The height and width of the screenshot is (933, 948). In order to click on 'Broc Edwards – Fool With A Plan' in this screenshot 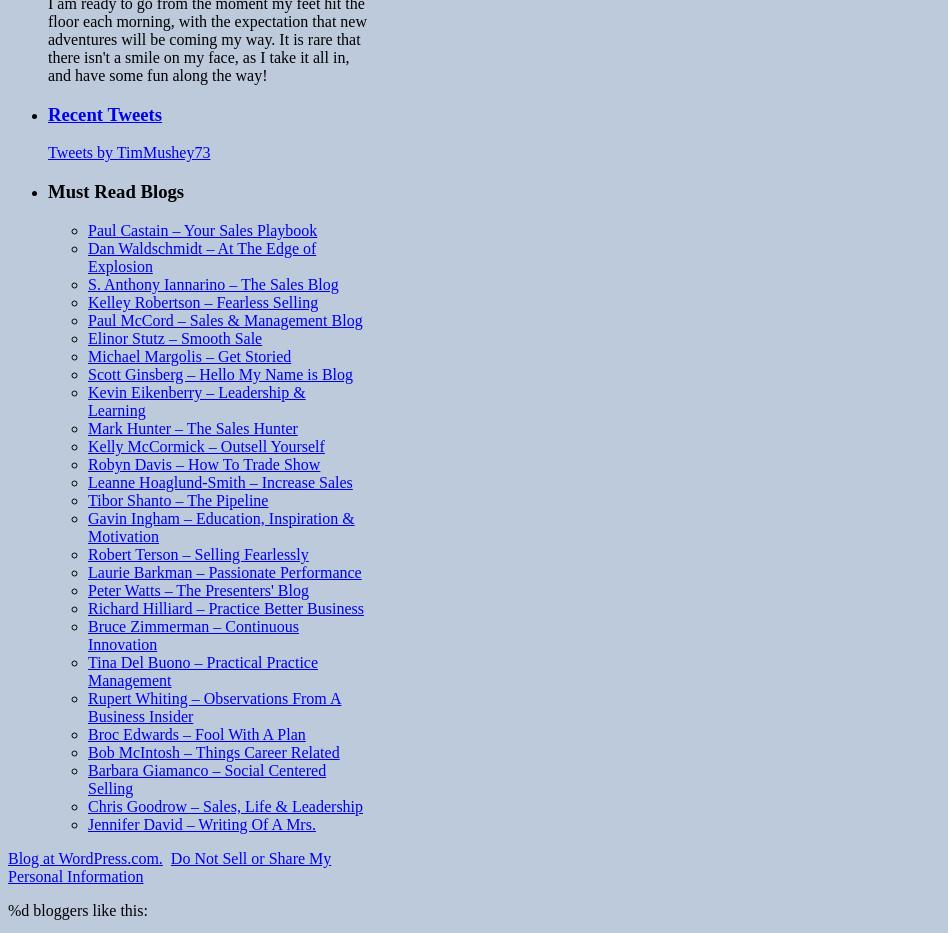, I will do `click(195, 732)`.